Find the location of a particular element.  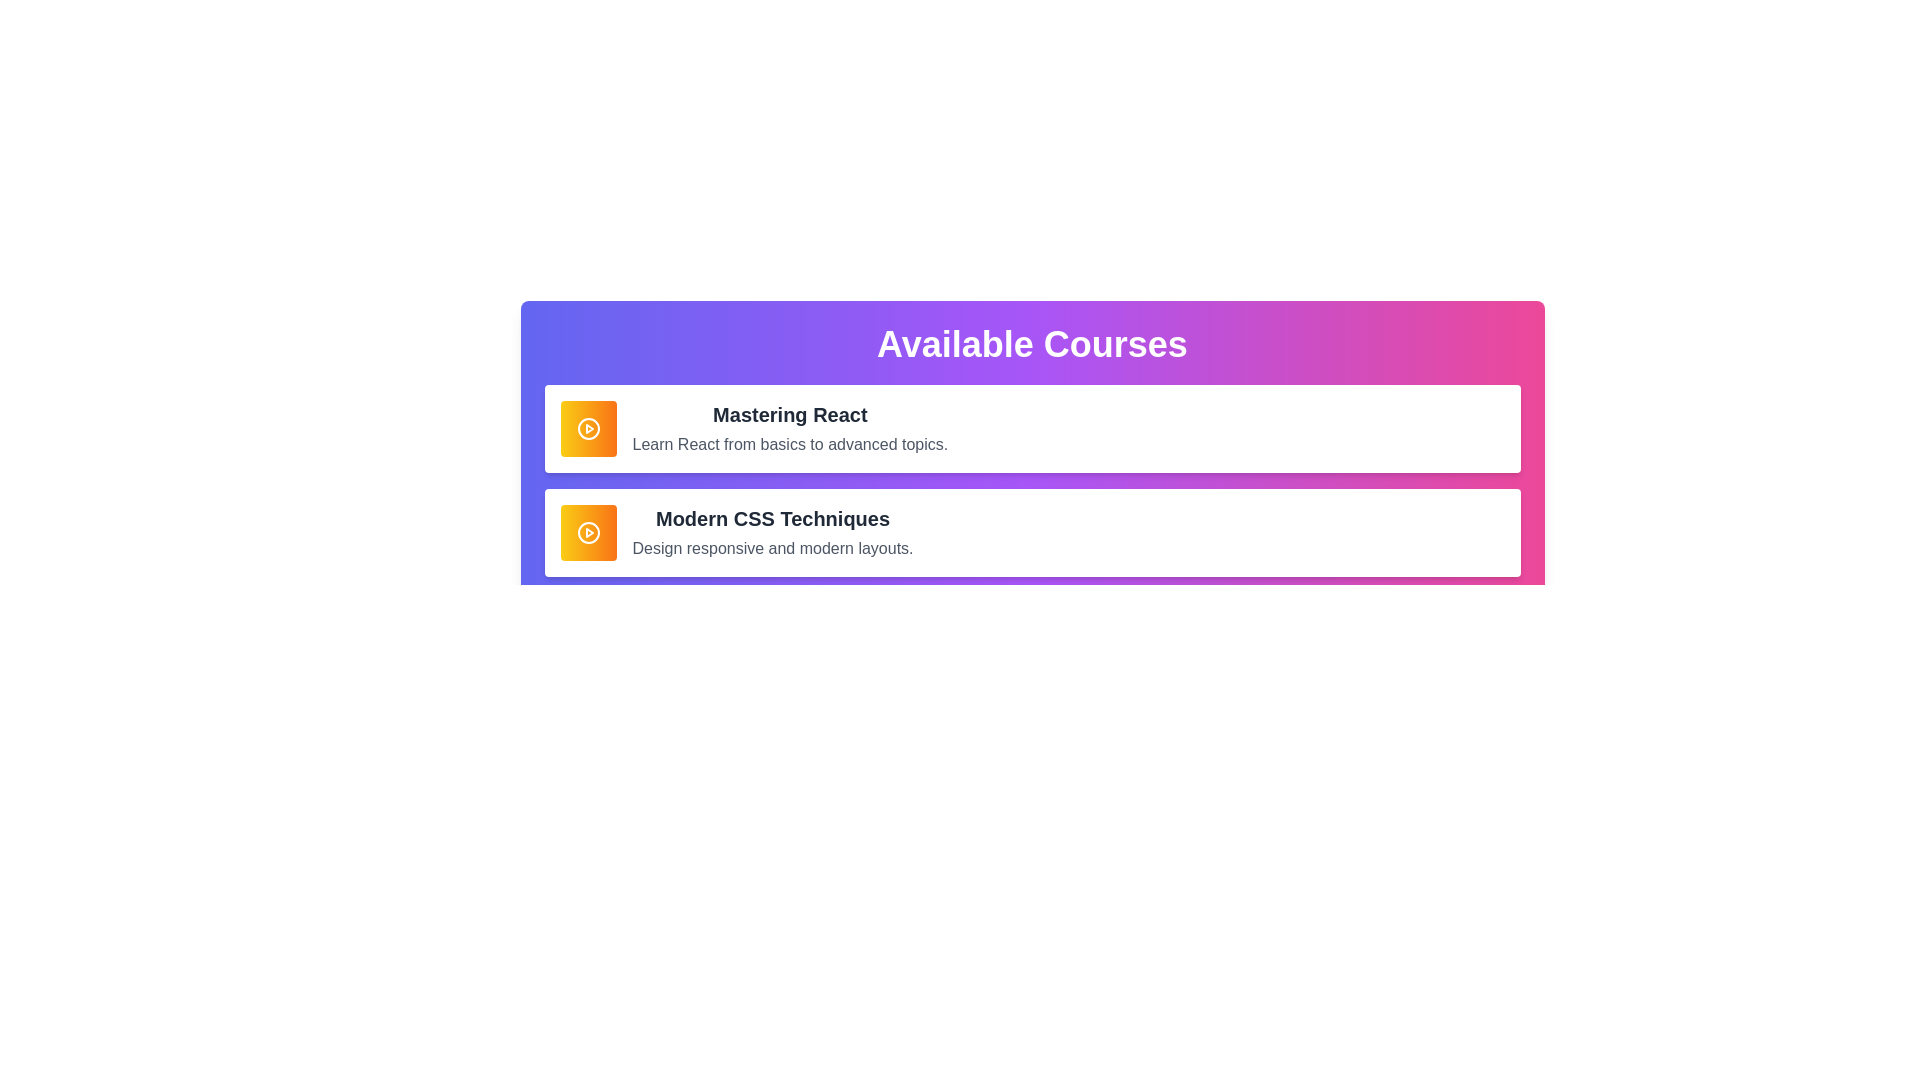

the textual content block that serves as the title and description of the course 'Mastering React', providing key information about the course content is located at coordinates (789, 427).